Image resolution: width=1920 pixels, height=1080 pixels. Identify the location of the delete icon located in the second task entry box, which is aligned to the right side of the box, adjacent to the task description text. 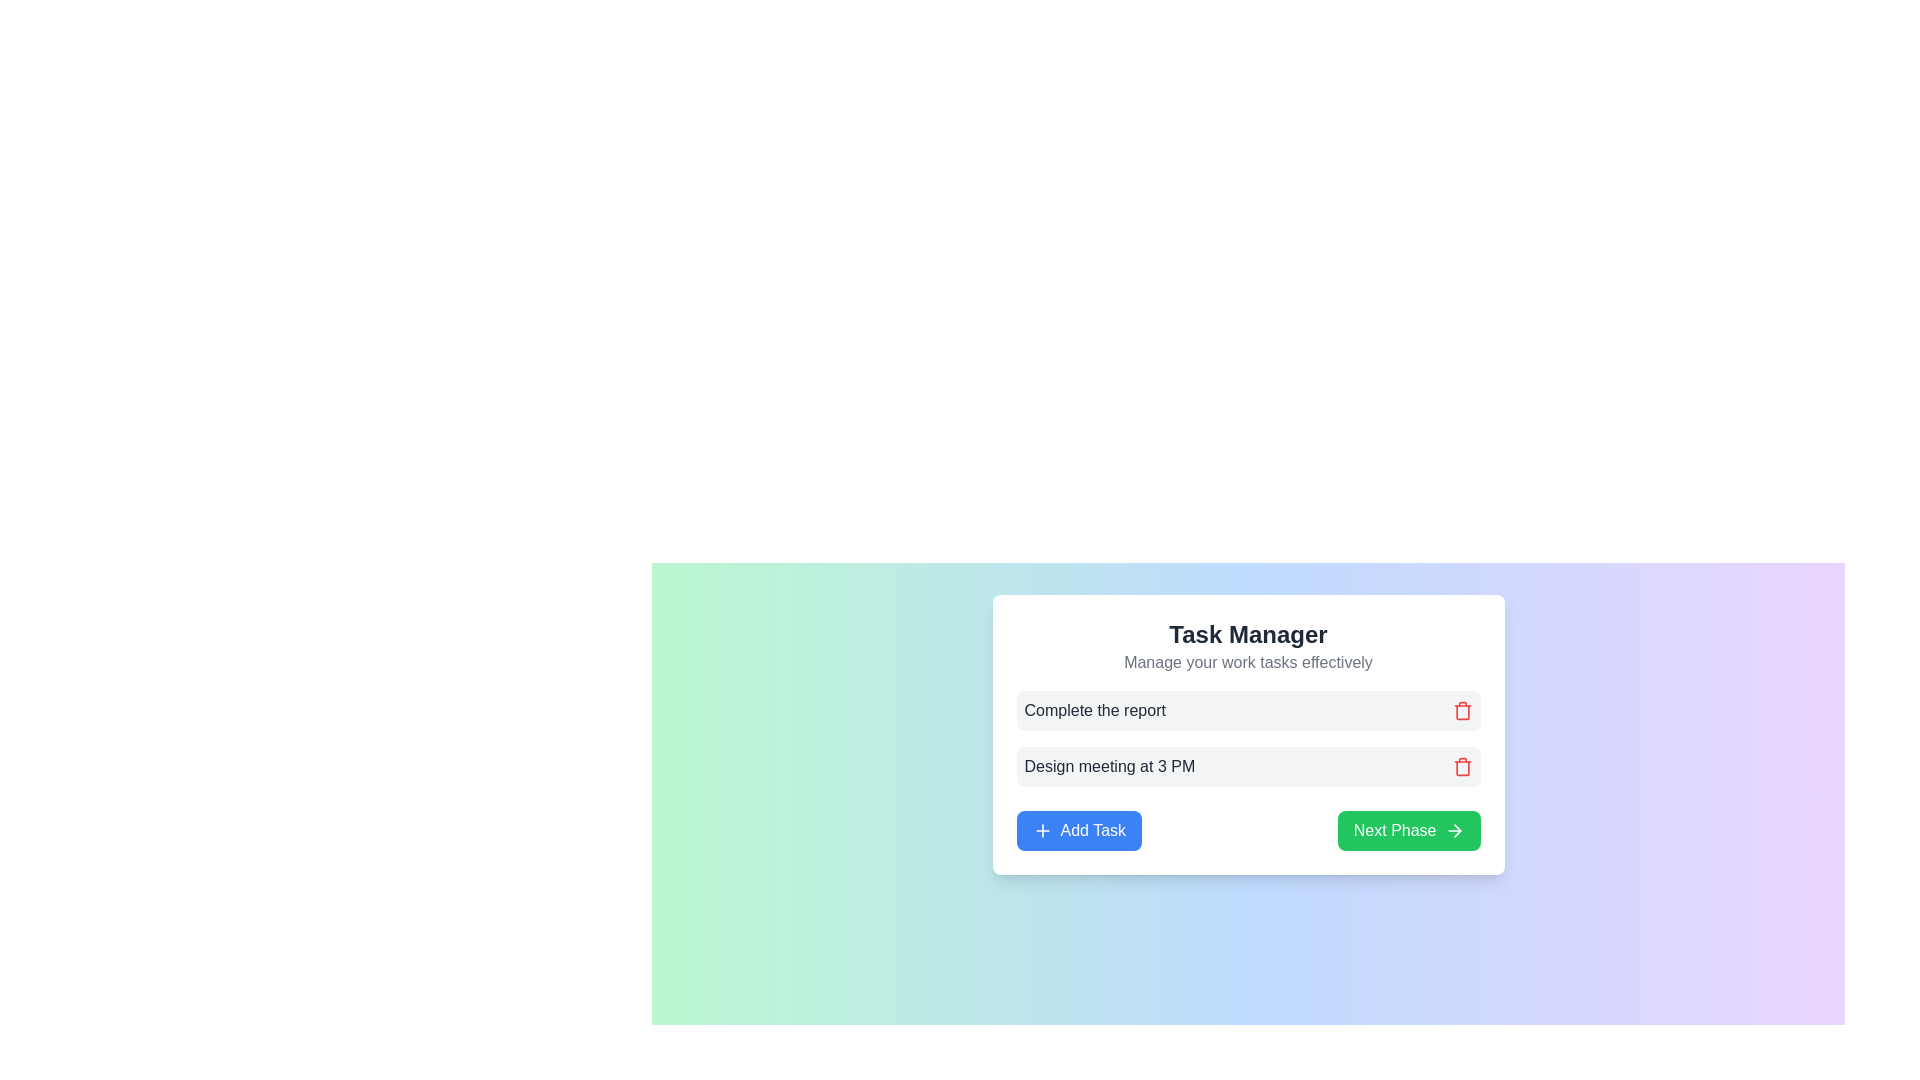
(1462, 711).